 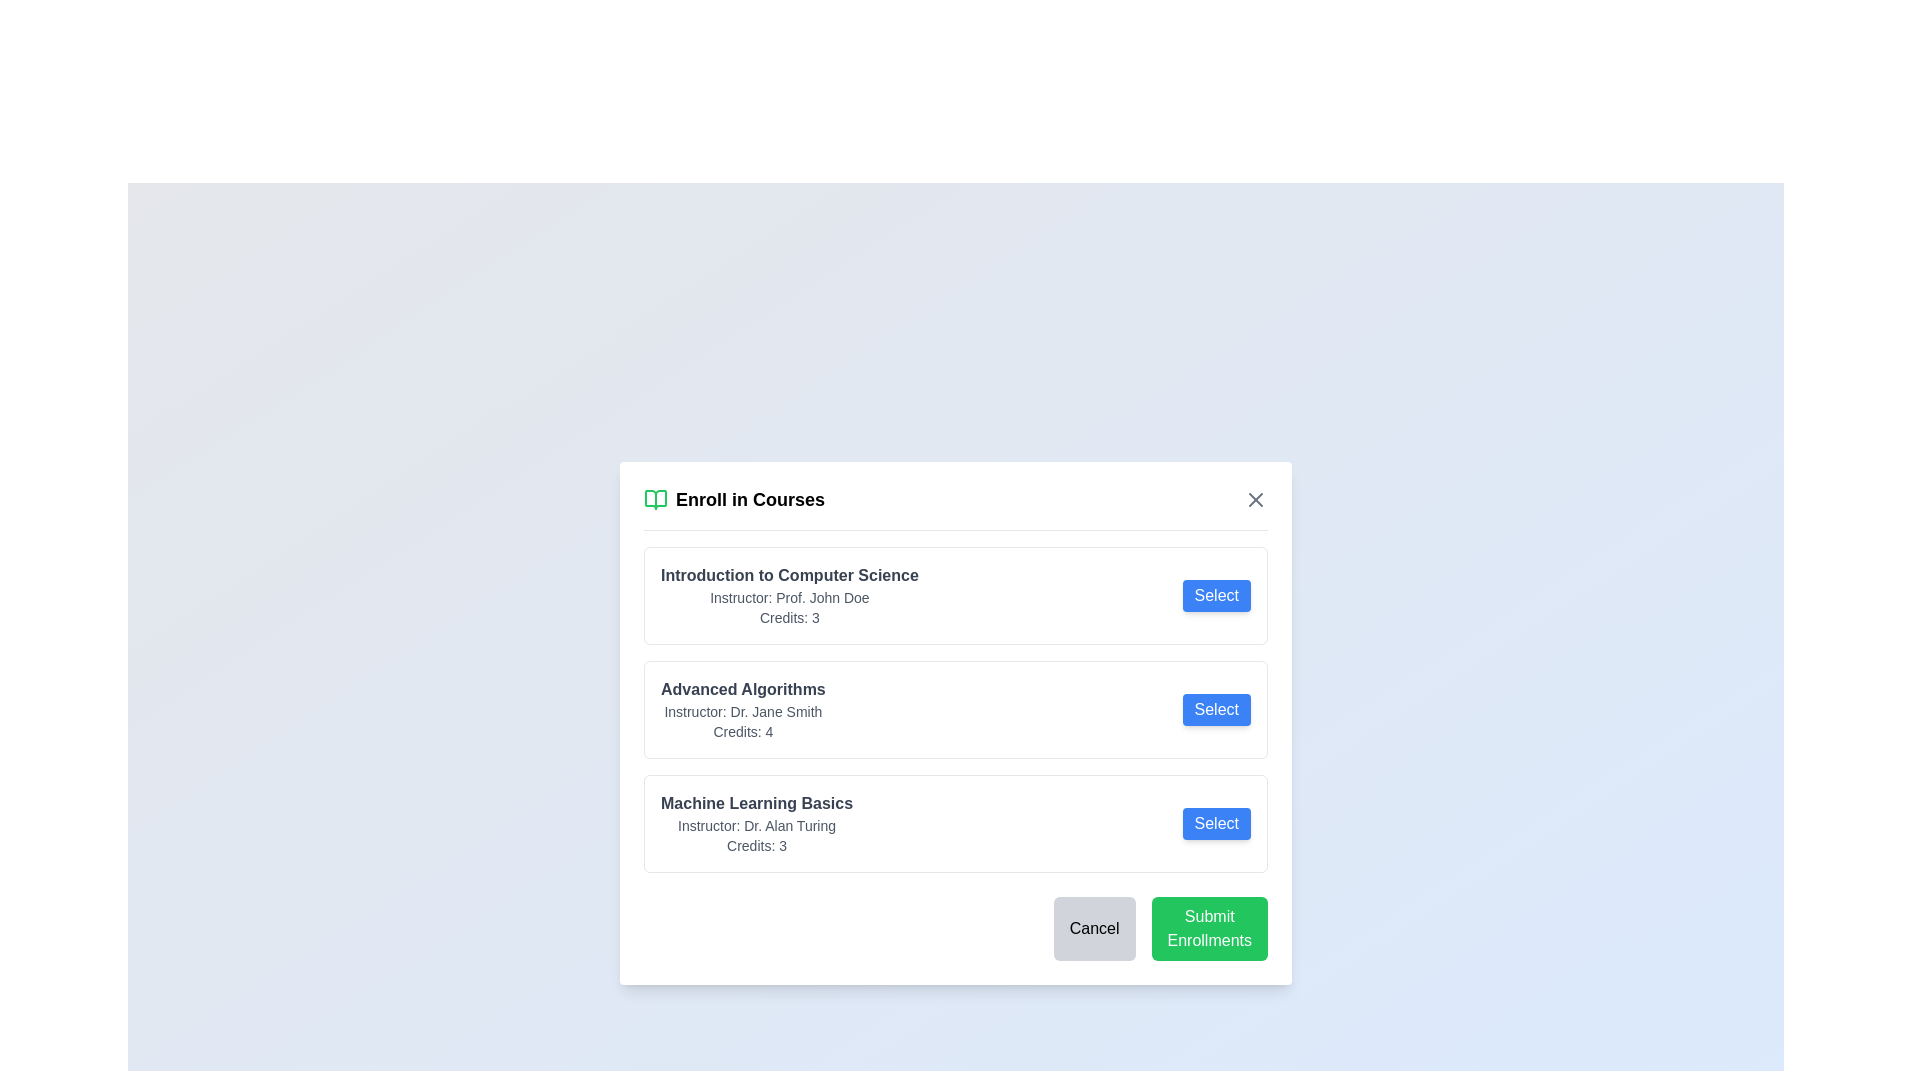 I want to click on the text label displaying 'Credits: 3', which is positioned below 'Instructor: Dr. Alan Turing' in the course details modal, so click(x=756, y=845).